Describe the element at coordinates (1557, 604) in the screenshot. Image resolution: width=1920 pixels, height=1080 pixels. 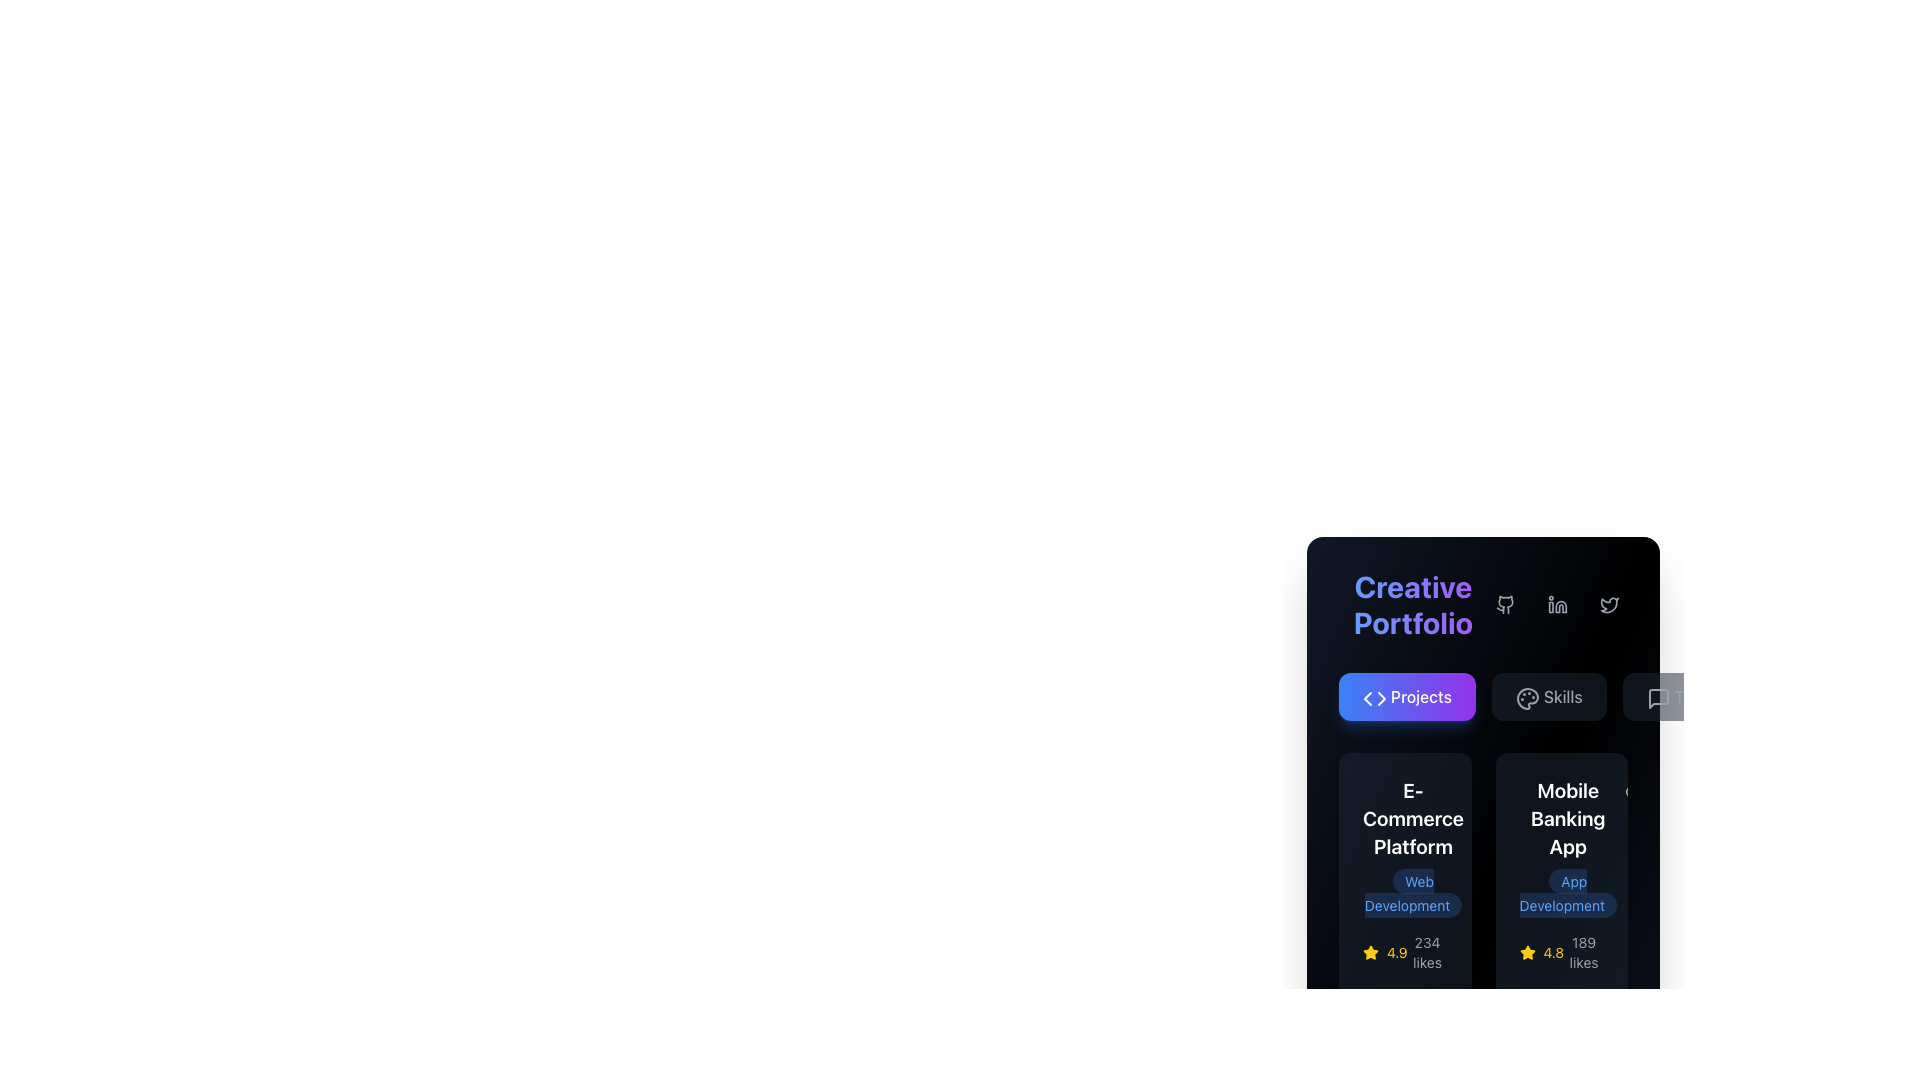
I see `the second button in a horizontal row of three buttons` at that location.